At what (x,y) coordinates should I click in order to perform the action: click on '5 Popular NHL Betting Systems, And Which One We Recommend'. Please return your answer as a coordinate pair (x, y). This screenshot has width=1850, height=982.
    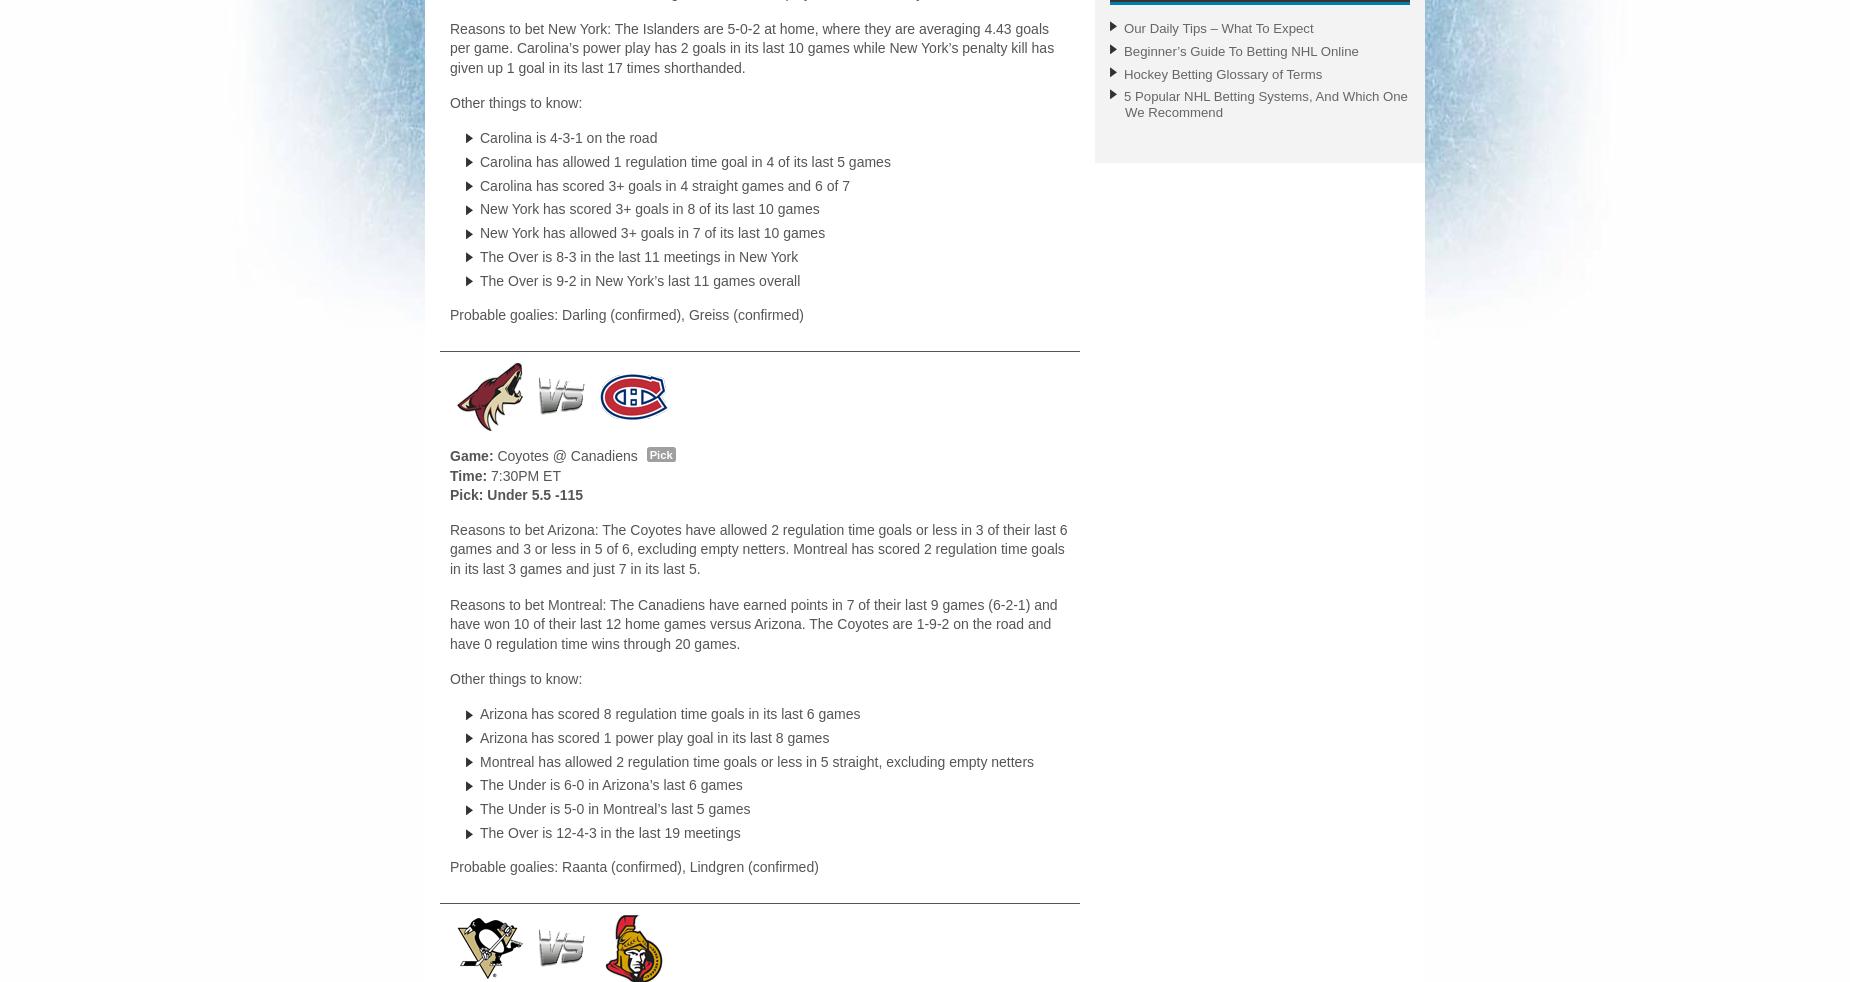
    Looking at the image, I should click on (1264, 103).